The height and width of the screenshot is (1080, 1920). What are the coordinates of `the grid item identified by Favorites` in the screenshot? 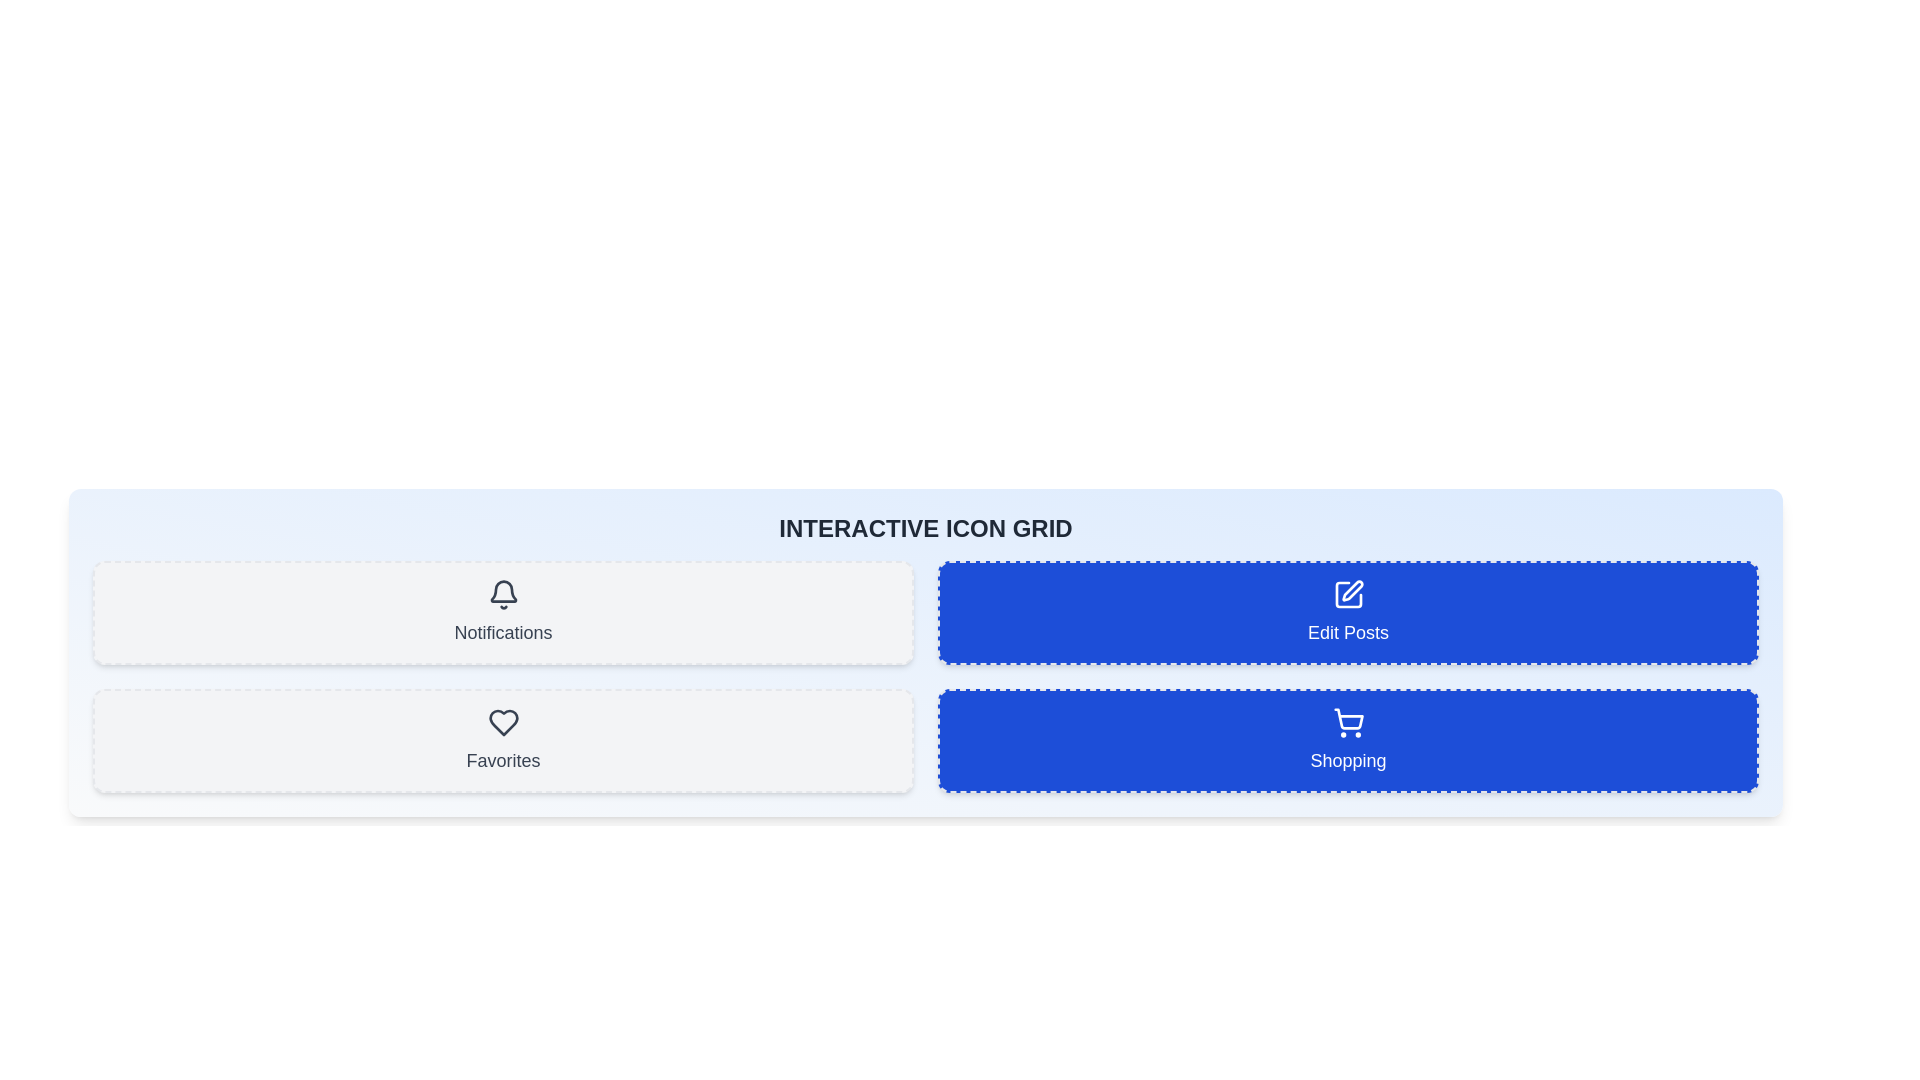 It's located at (503, 740).